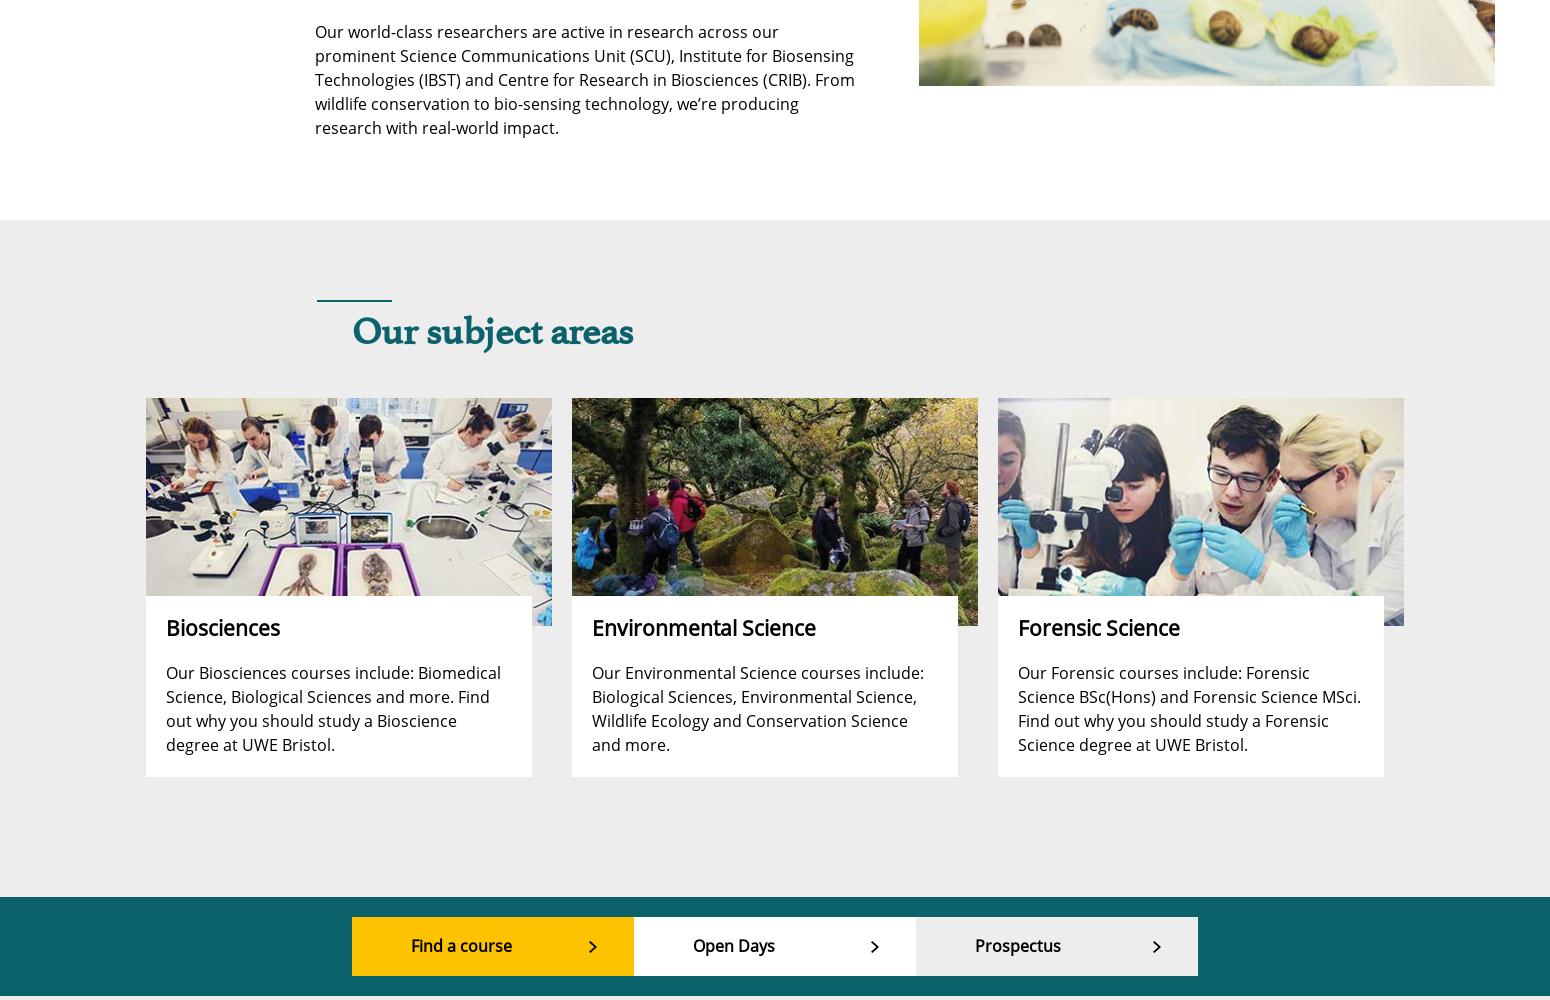 This screenshot has height=1000, width=1550. I want to click on 'Find a course', so click(461, 945).